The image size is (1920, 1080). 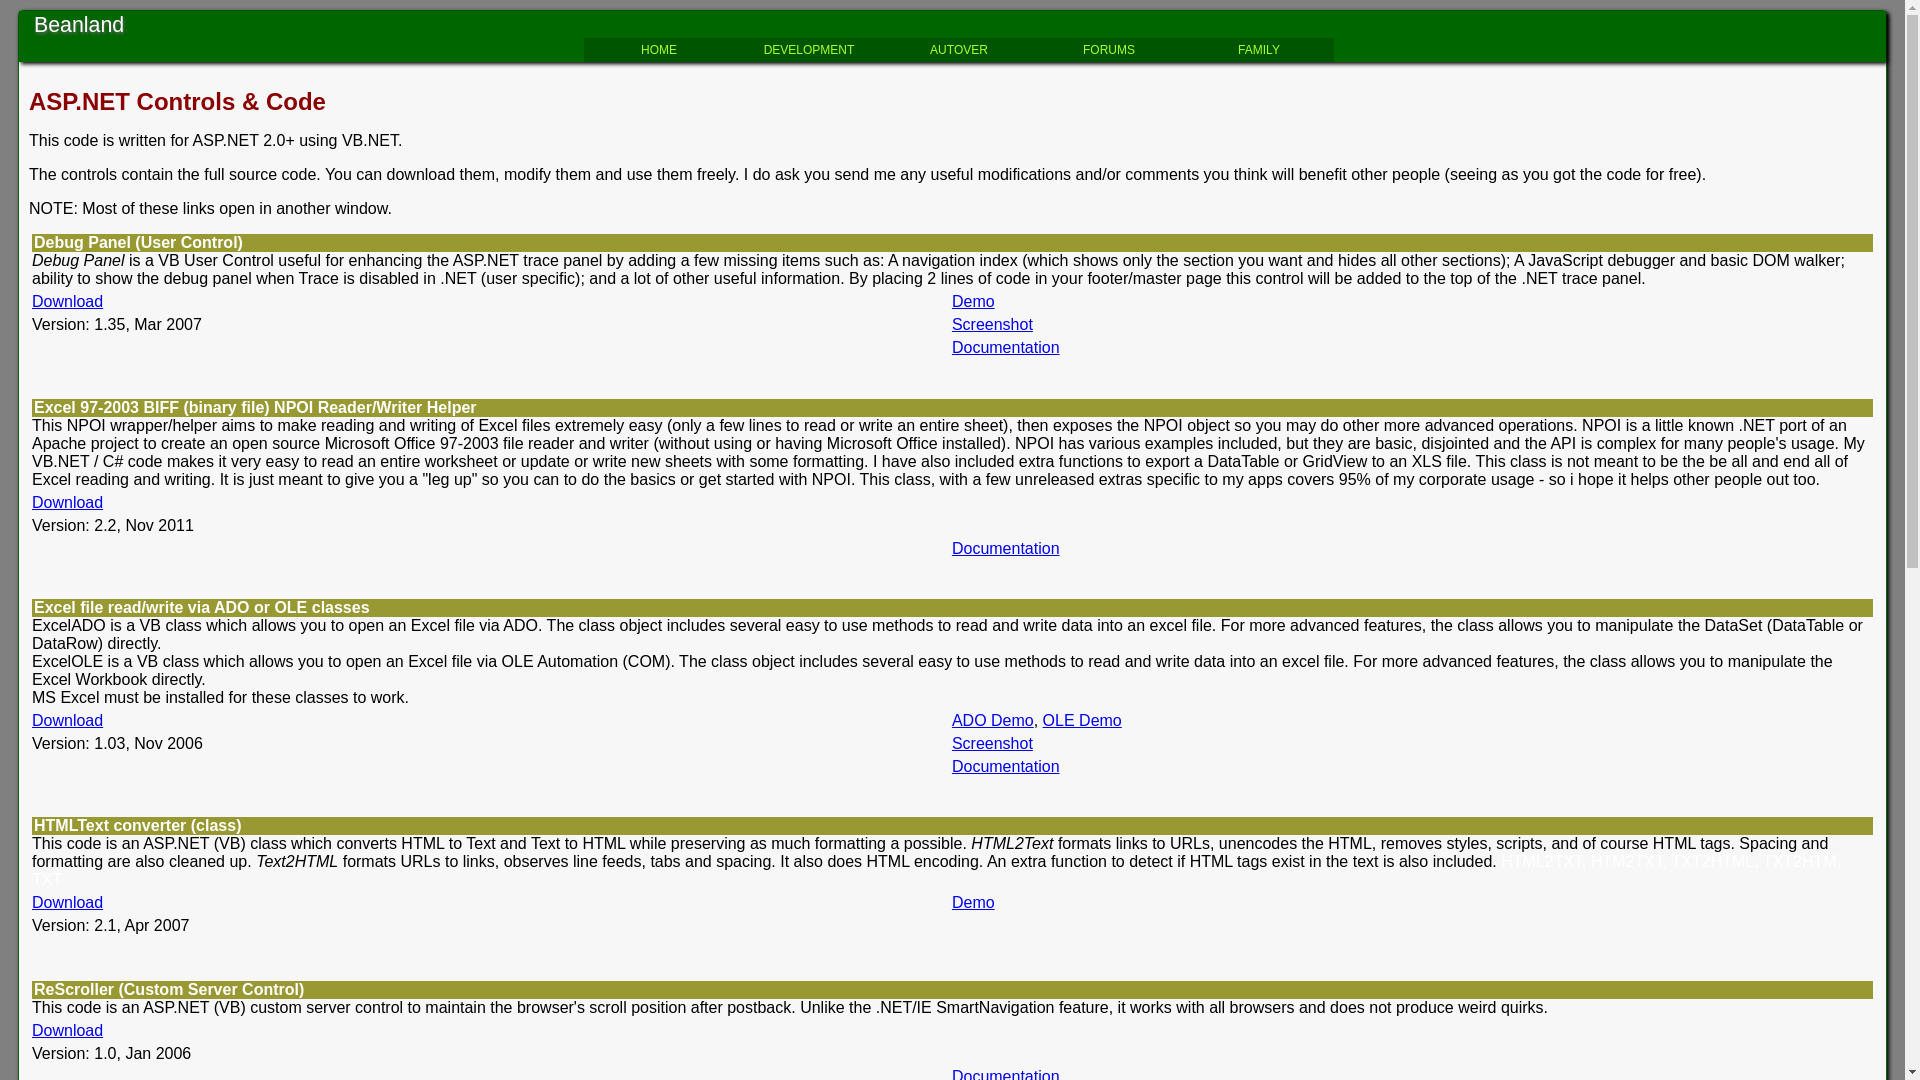 What do you see at coordinates (809, 49) in the screenshot?
I see `'DEVELOPMENT'` at bounding box center [809, 49].